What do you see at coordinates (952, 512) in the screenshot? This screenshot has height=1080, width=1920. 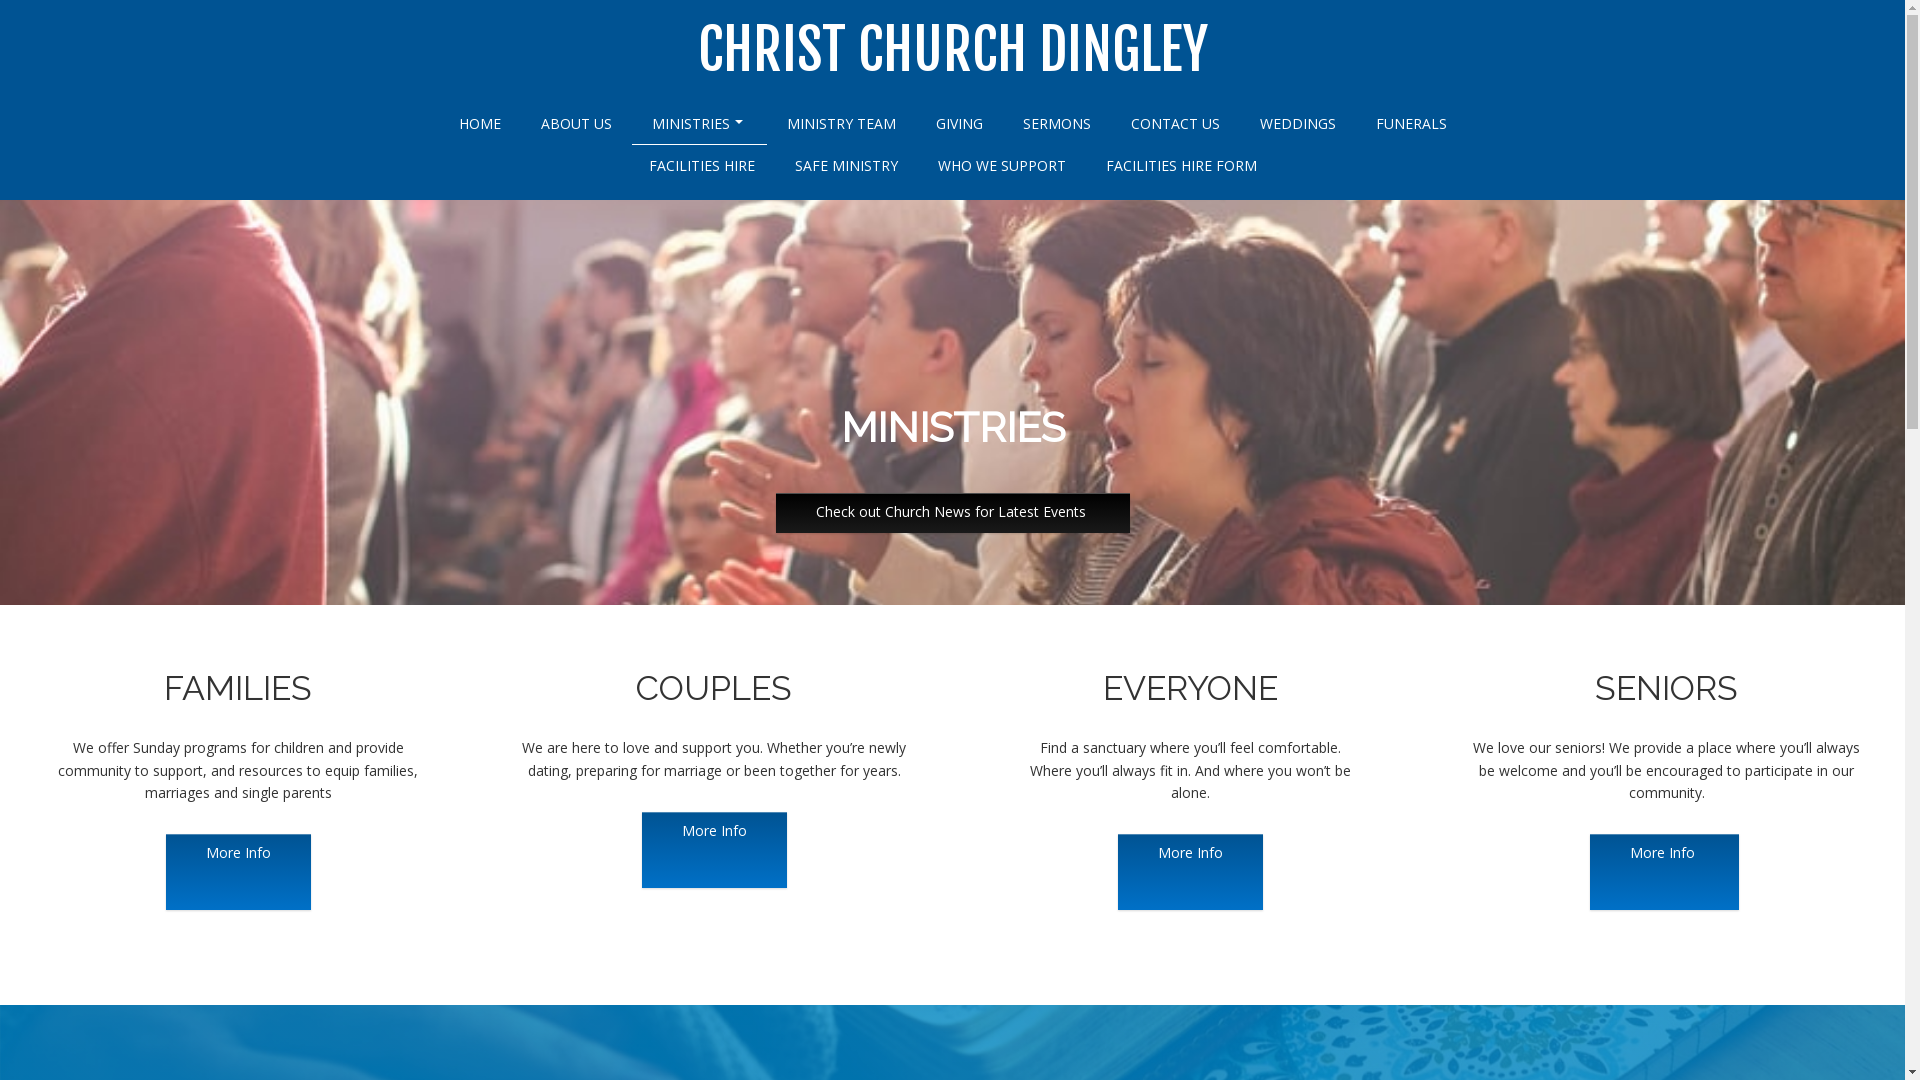 I see `'Check out Church News for Latest Events '` at bounding box center [952, 512].